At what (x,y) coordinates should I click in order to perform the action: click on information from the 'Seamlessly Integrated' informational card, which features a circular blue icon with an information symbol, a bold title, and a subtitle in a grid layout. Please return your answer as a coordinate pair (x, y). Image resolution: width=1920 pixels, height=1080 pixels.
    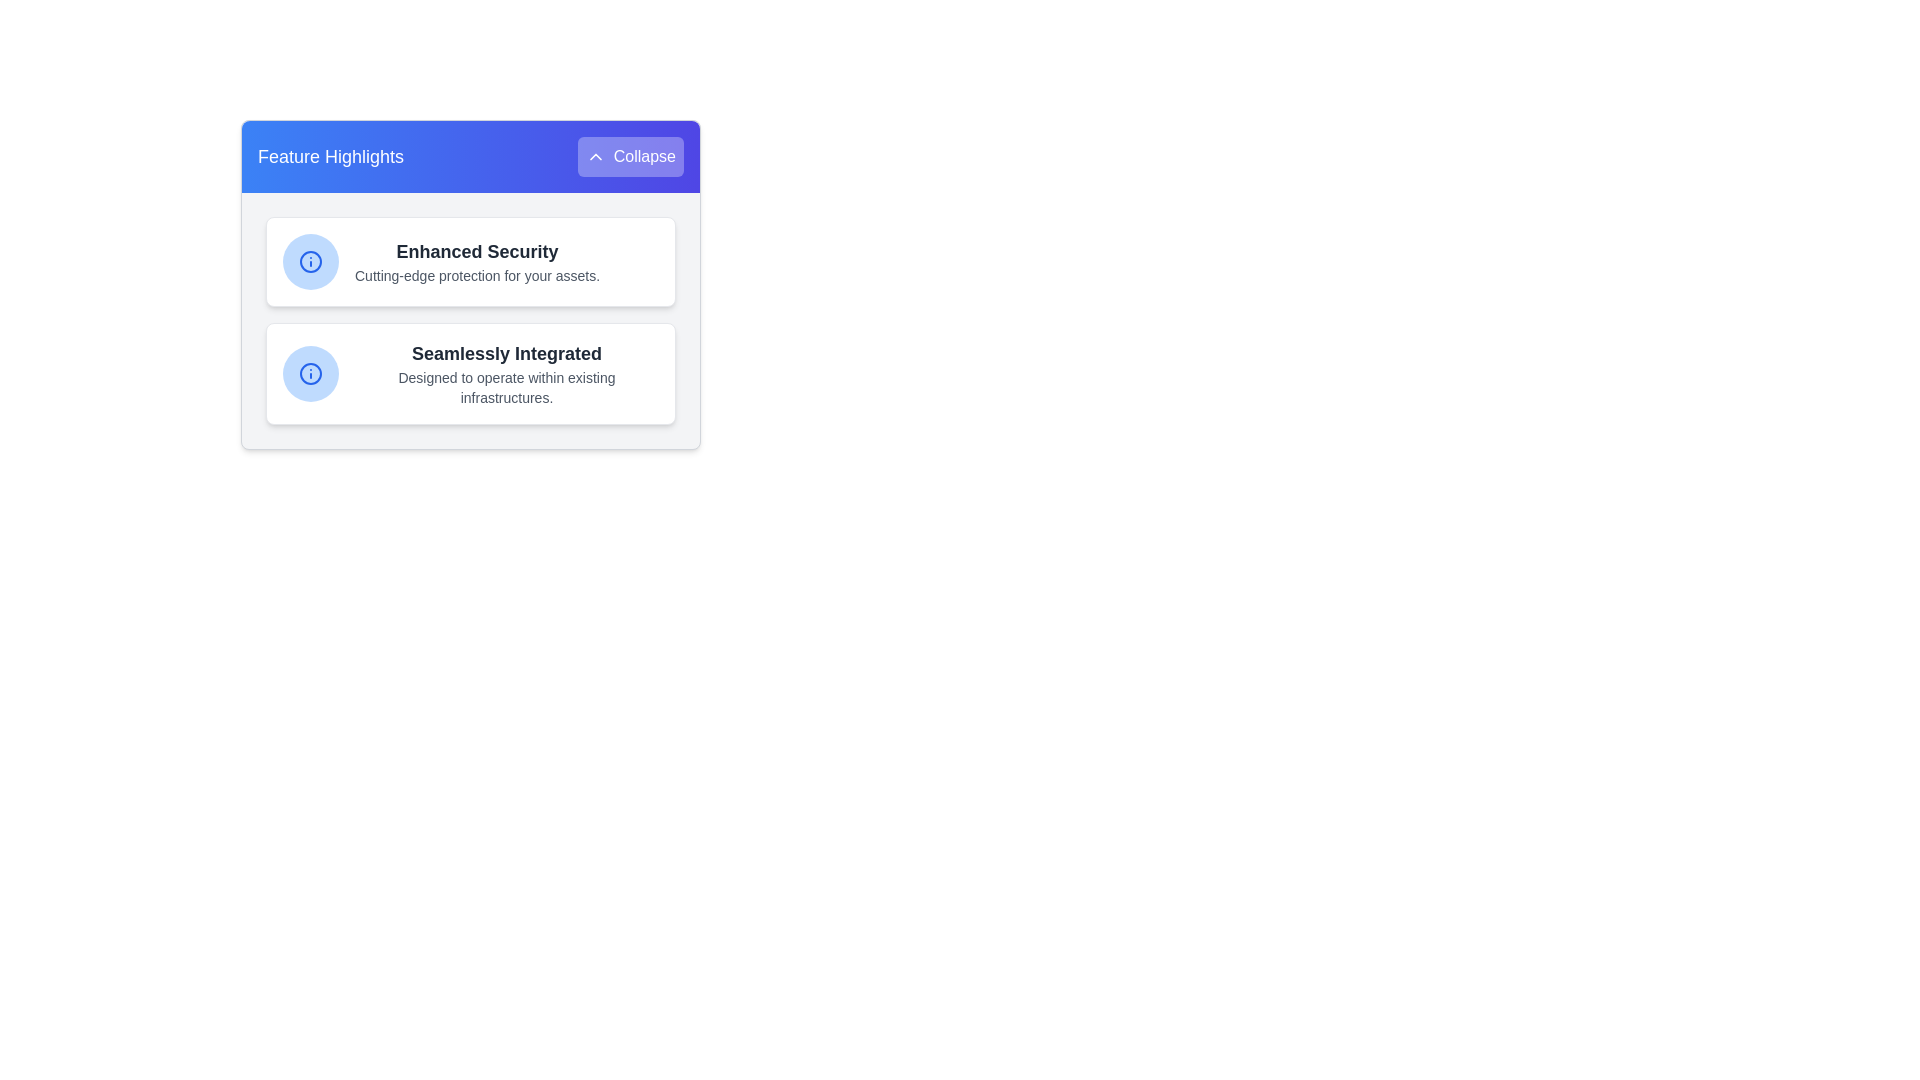
    Looking at the image, I should click on (469, 374).